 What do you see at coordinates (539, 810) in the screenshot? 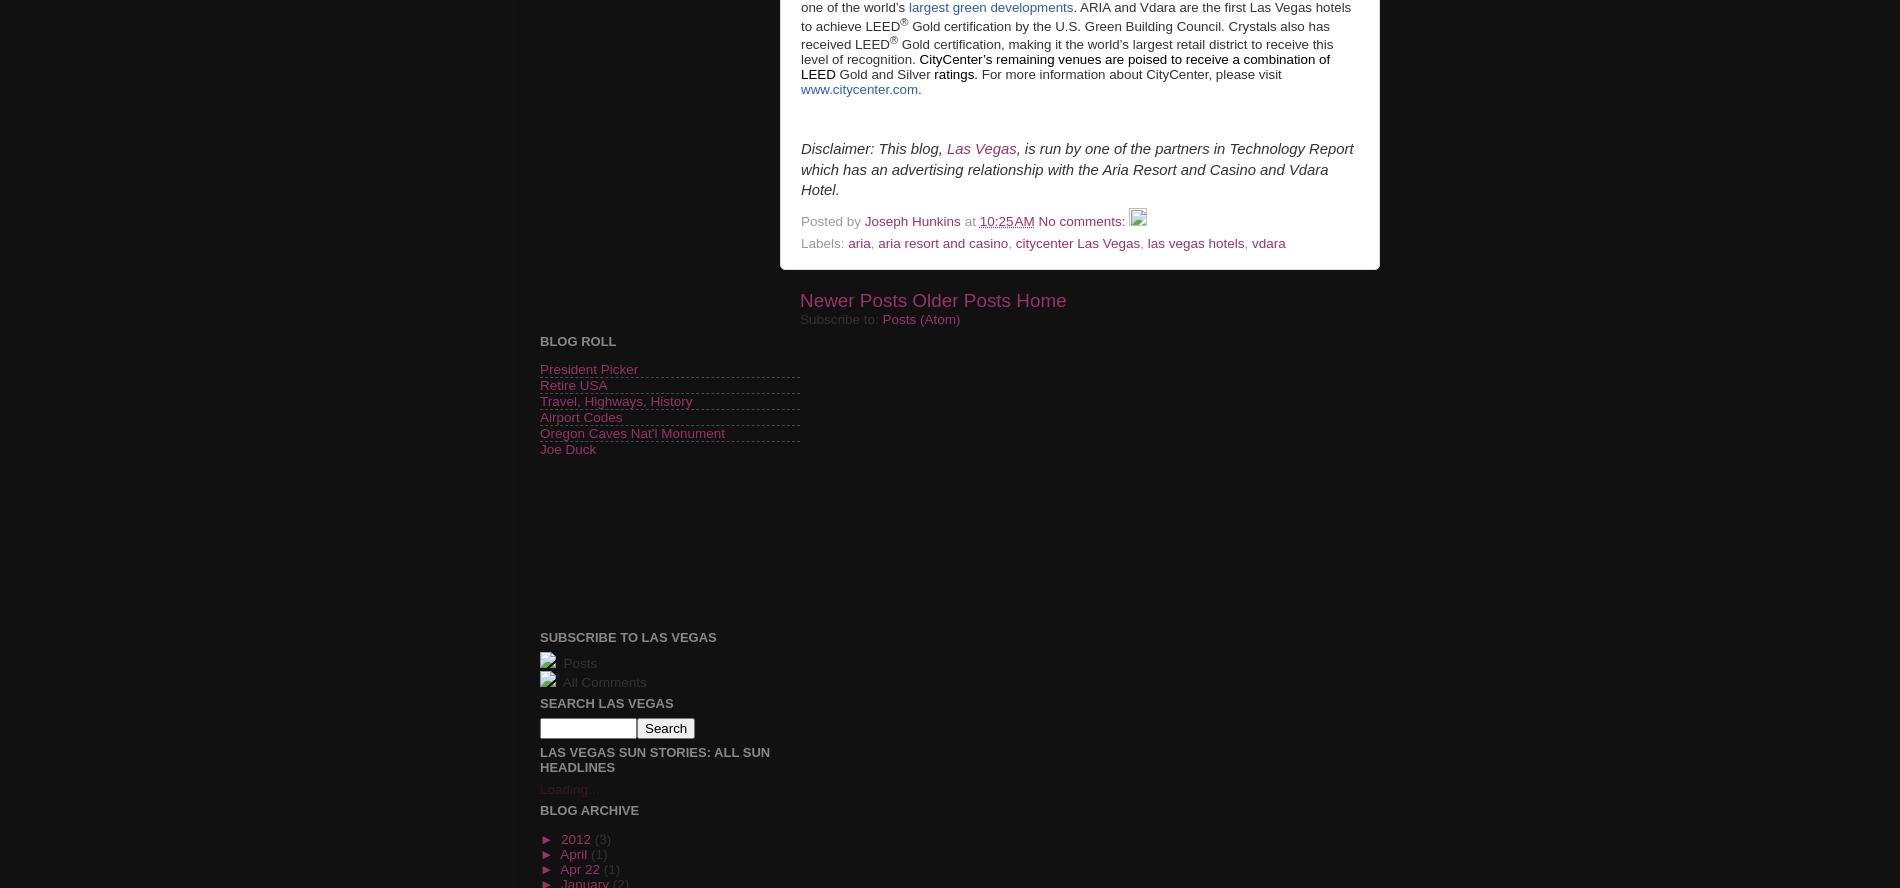
I see `'Blog Archive'` at bounding box center [539, 810].